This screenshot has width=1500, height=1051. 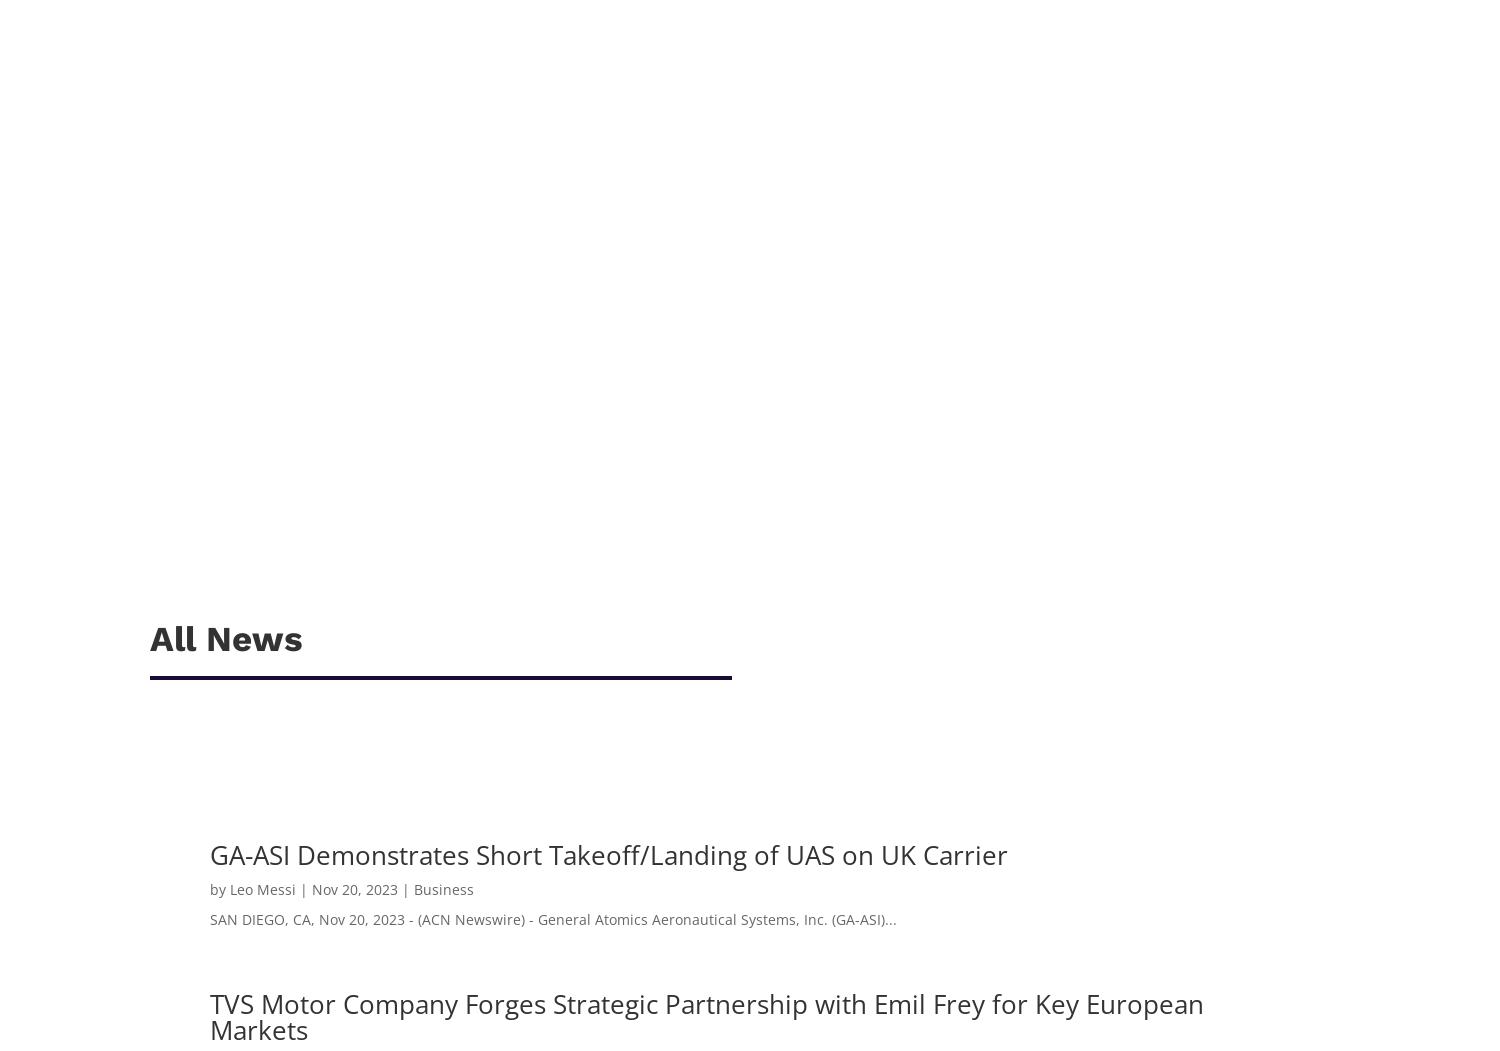 I want to click on 'TVS Motor Company Forges Strategic Partnership with Emil Frey for Key European Markets', so click(x=705, y=1015).